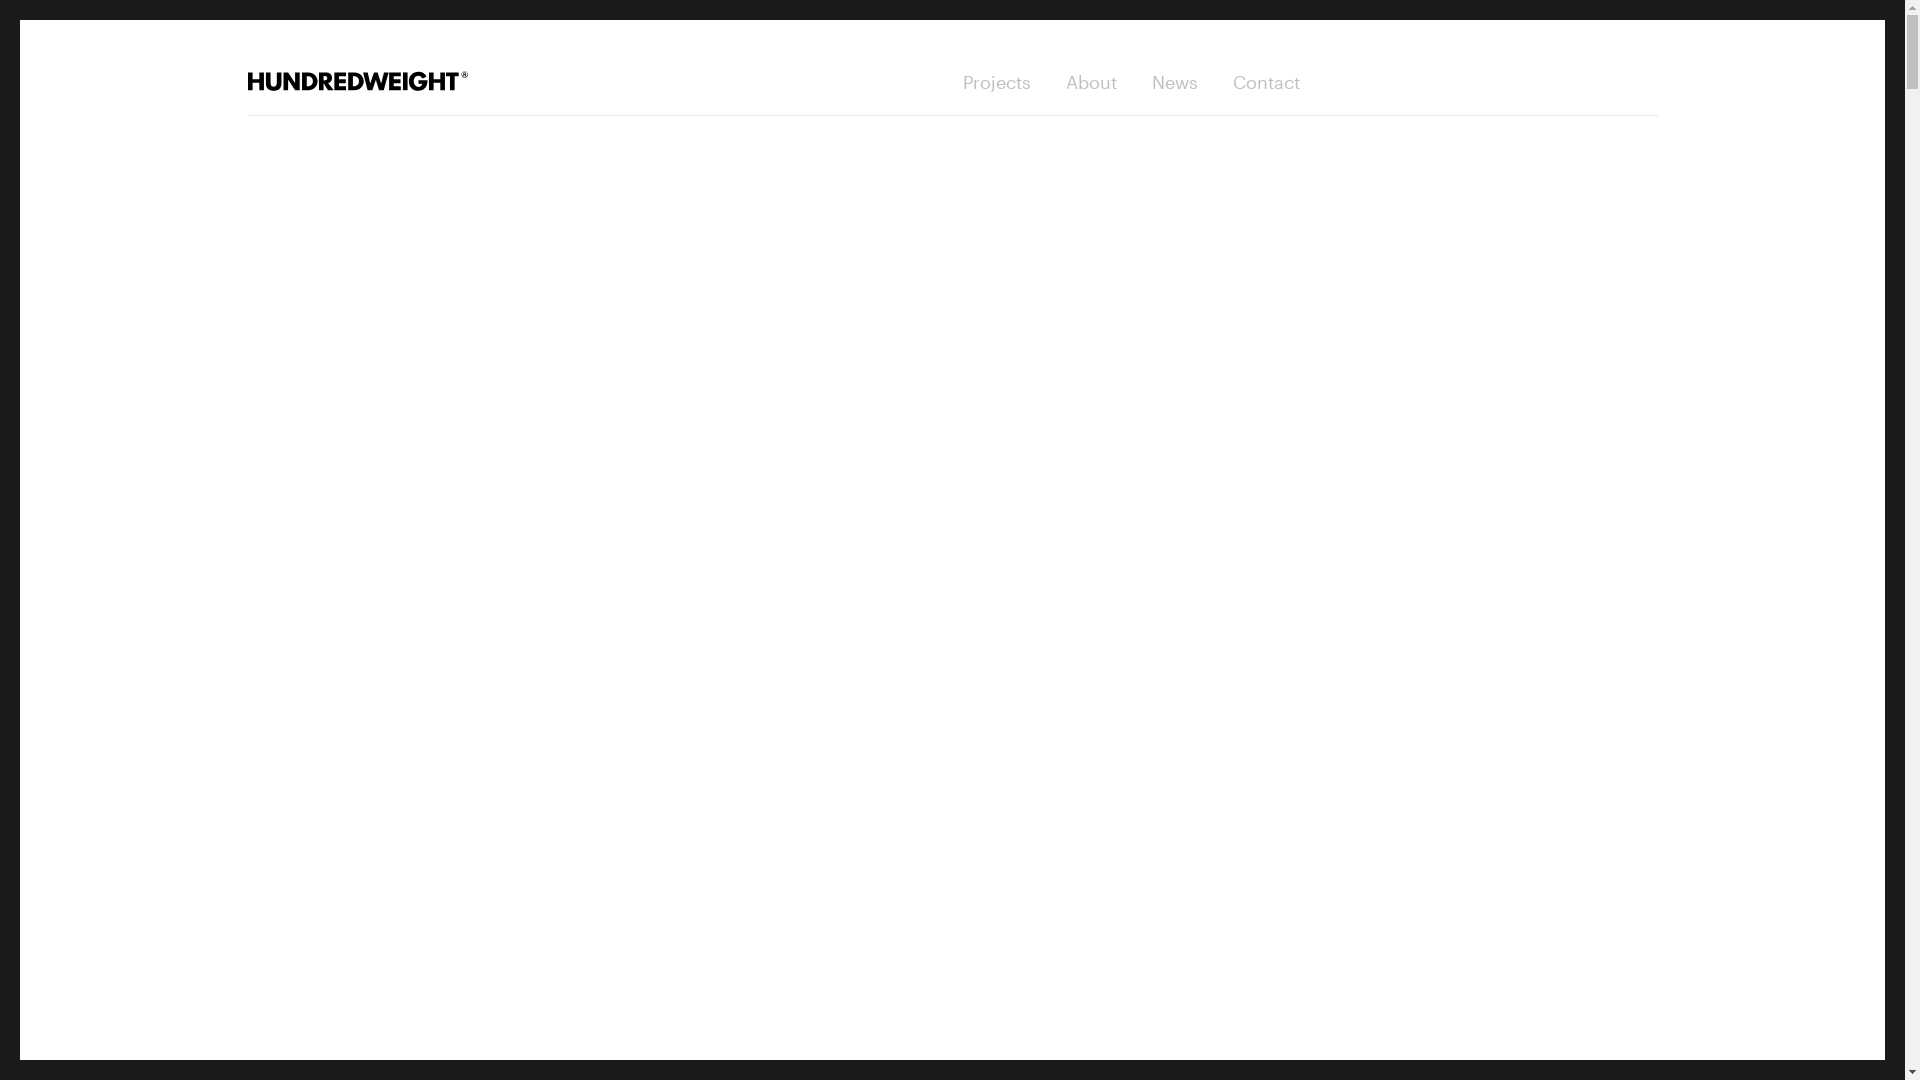  I want to click on 'Contact', so click(1264, 80).